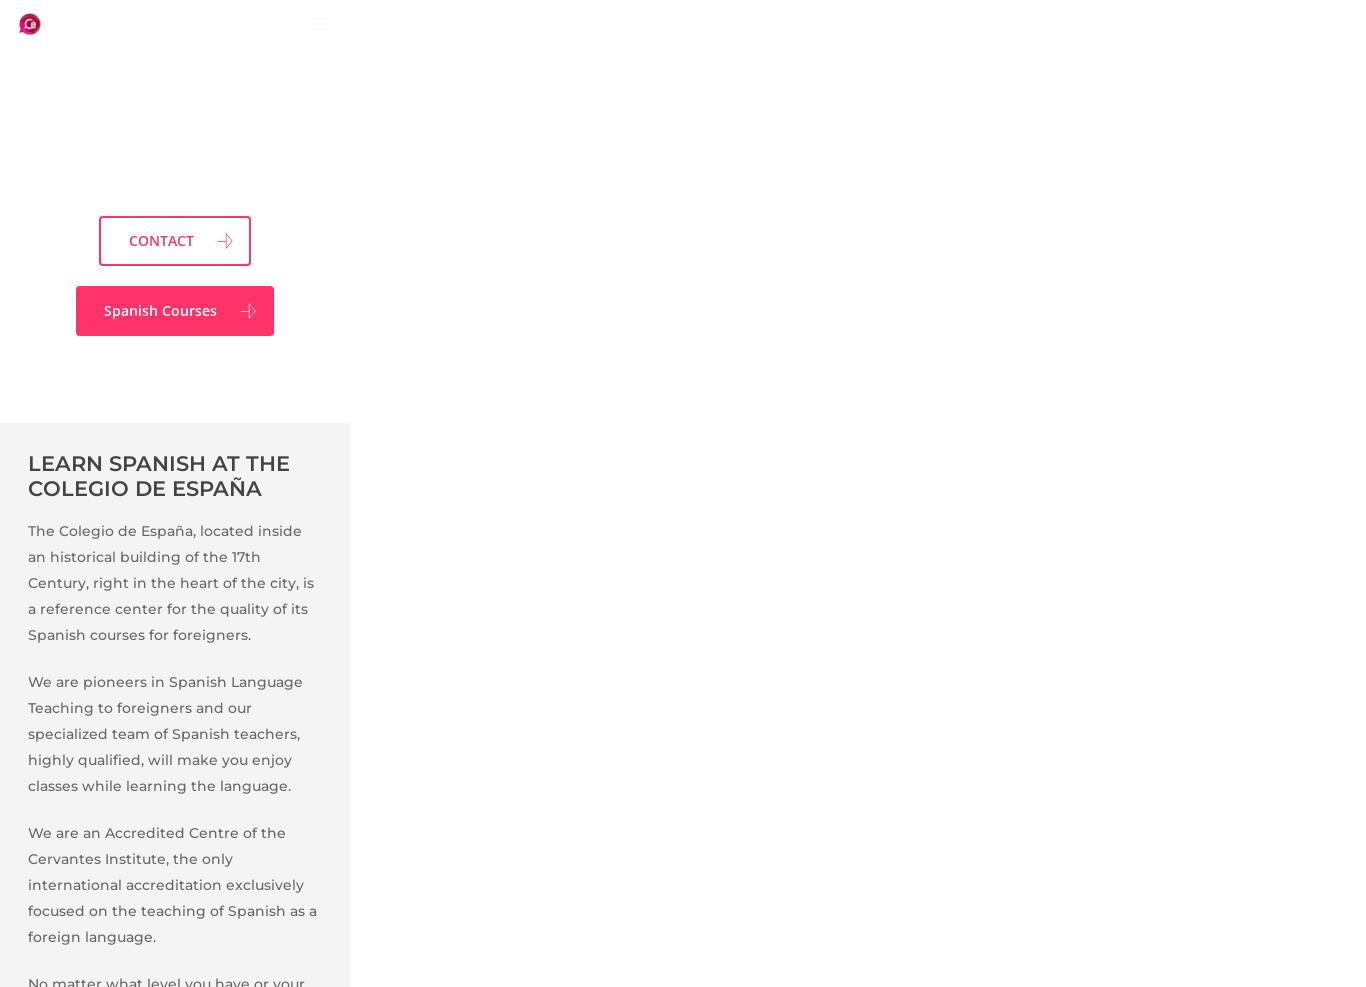 The image size is (1366, 987). I want to click on 'PRICES AND DATES', so click(237, 857).